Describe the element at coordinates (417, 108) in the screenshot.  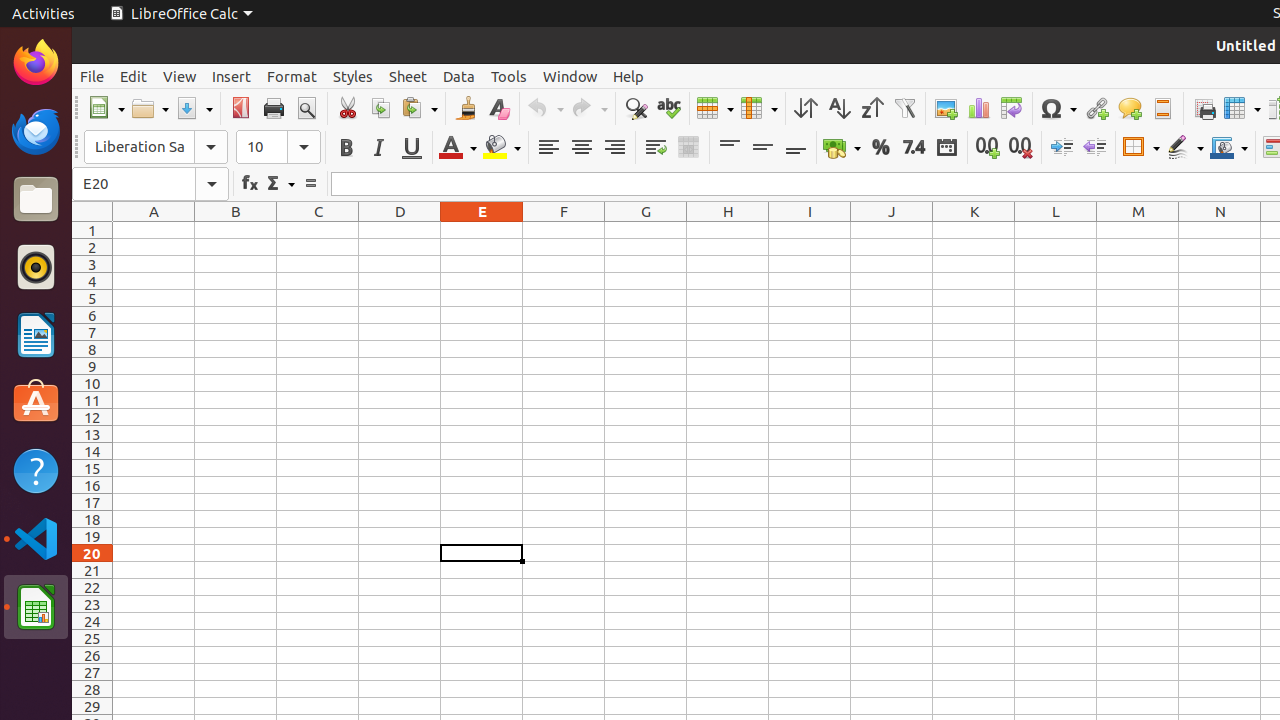
I see `'Paste'` at that location.